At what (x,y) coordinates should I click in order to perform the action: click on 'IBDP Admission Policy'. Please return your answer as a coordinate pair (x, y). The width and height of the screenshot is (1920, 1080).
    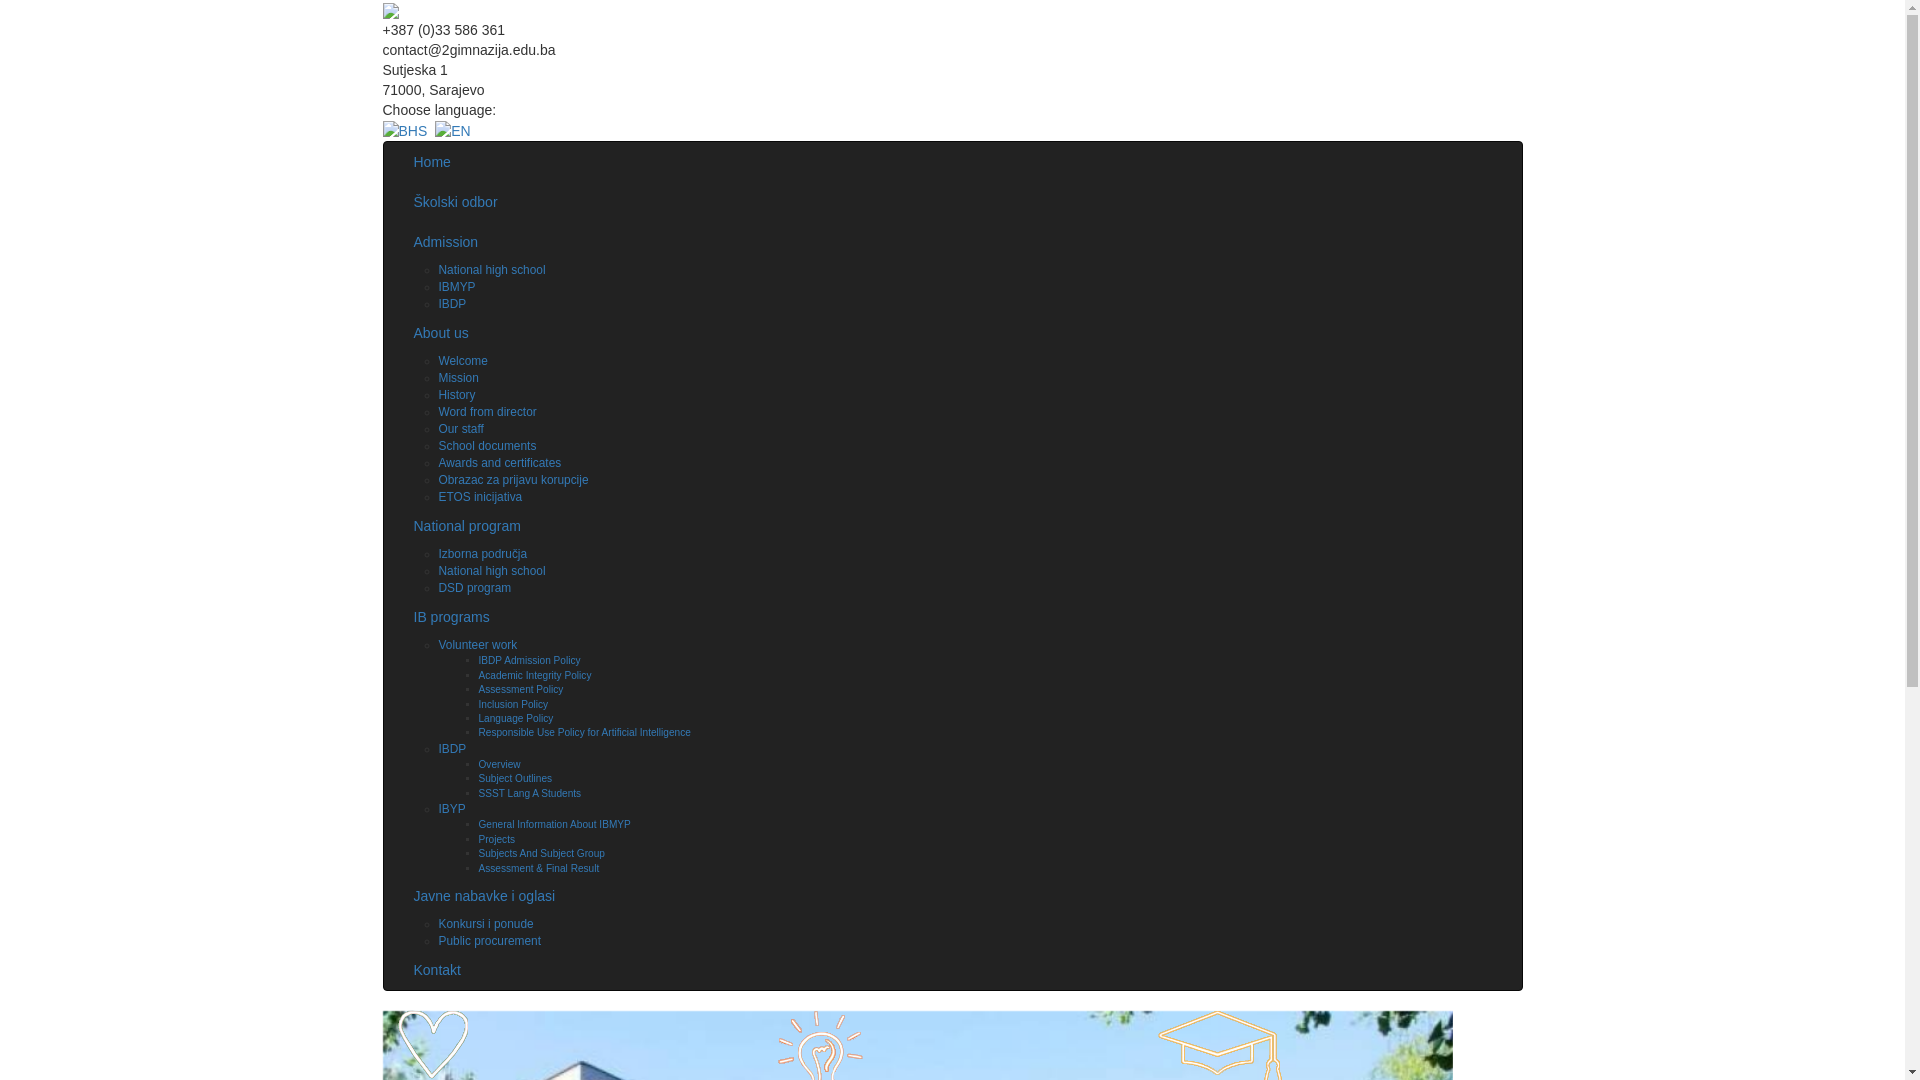
    Looking at the image, I should click on (477, 660).